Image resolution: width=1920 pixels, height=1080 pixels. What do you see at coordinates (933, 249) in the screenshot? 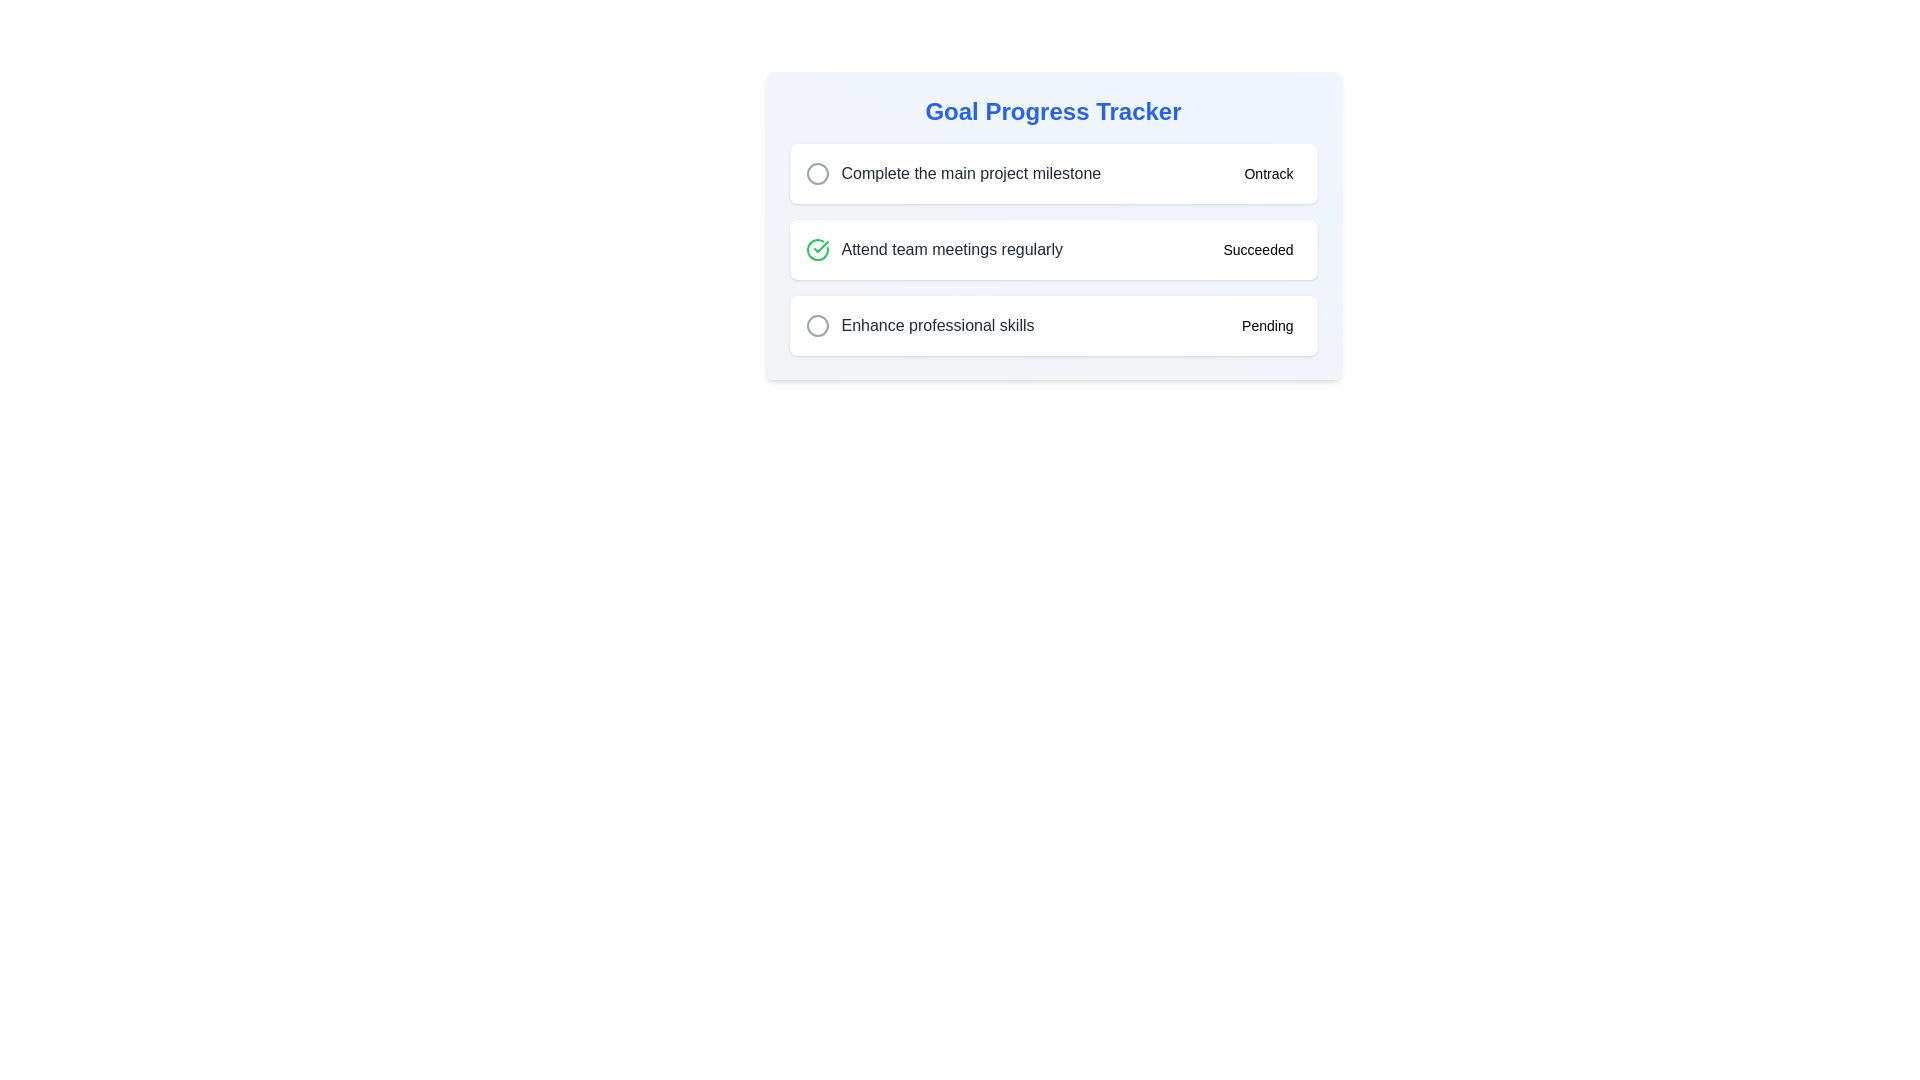
I see `the task labeled 'Attend team meetings regularly' with a green checkmark in the 'Goal Progress Tracker' section` at bounding box center [933, 249].